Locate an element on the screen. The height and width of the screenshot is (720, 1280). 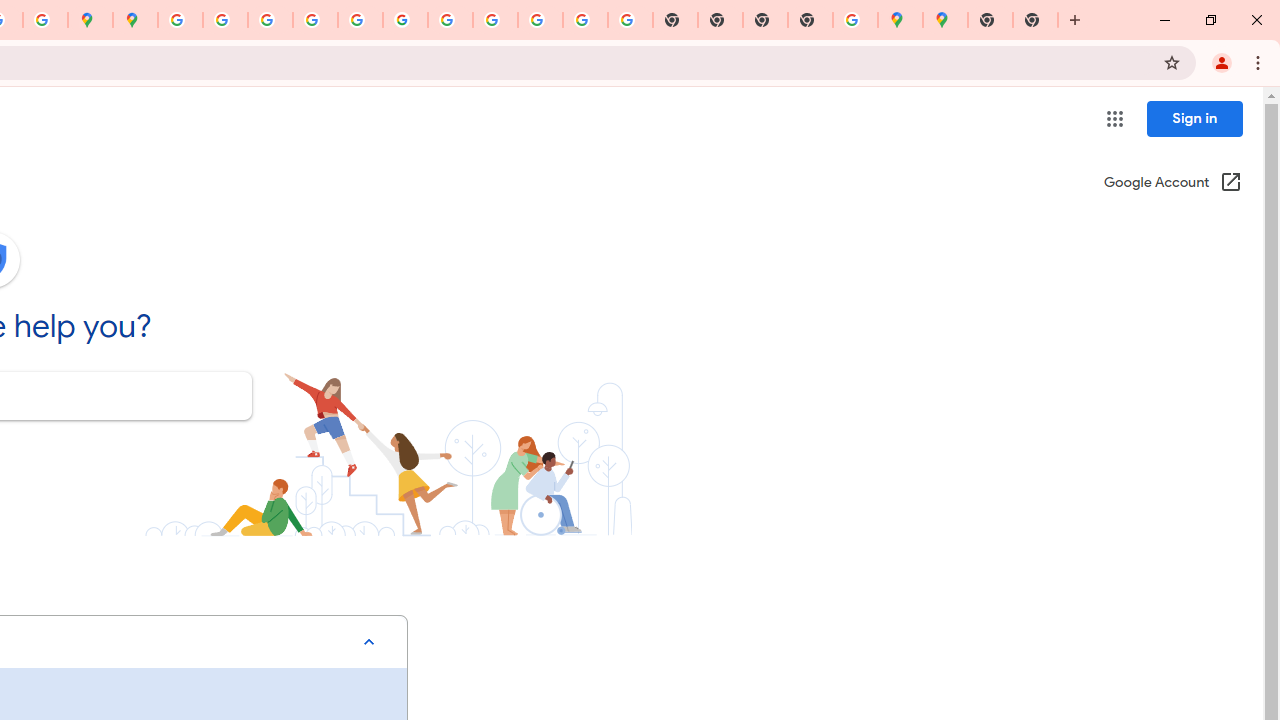
'Use Google Maps in Space - Google Maps Help' is located at coordinates (855, 20).